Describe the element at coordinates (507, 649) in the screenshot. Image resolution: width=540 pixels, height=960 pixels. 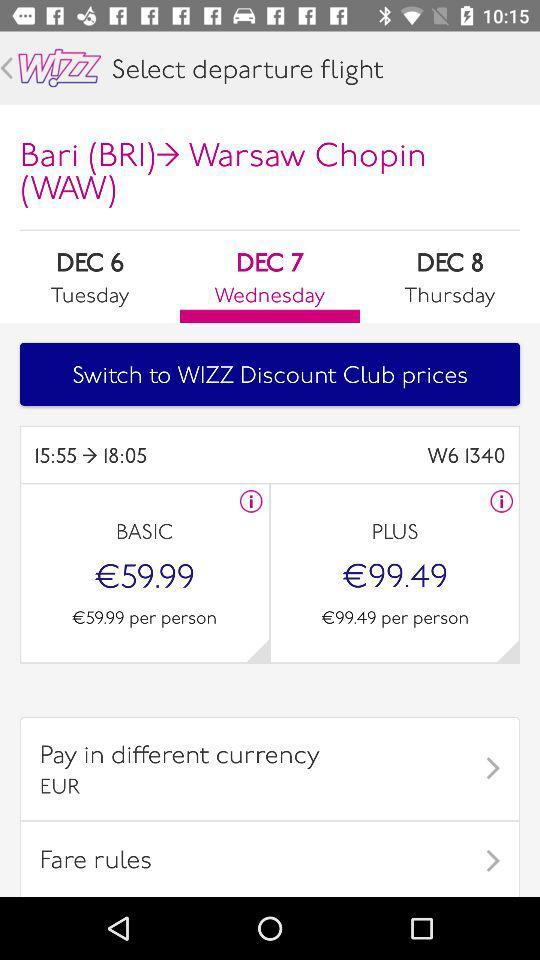
I see `expand section` at that location.